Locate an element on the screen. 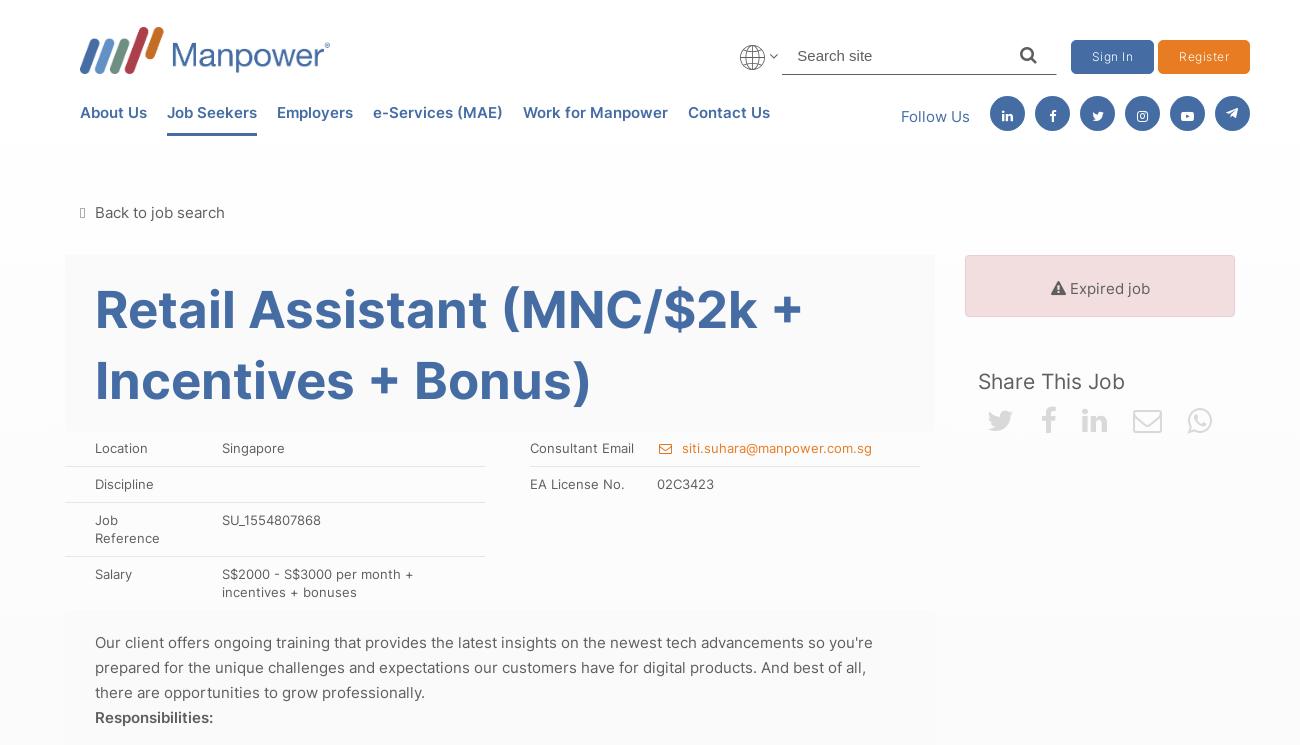  'Expired job' is located at coordinates (1064, 288).